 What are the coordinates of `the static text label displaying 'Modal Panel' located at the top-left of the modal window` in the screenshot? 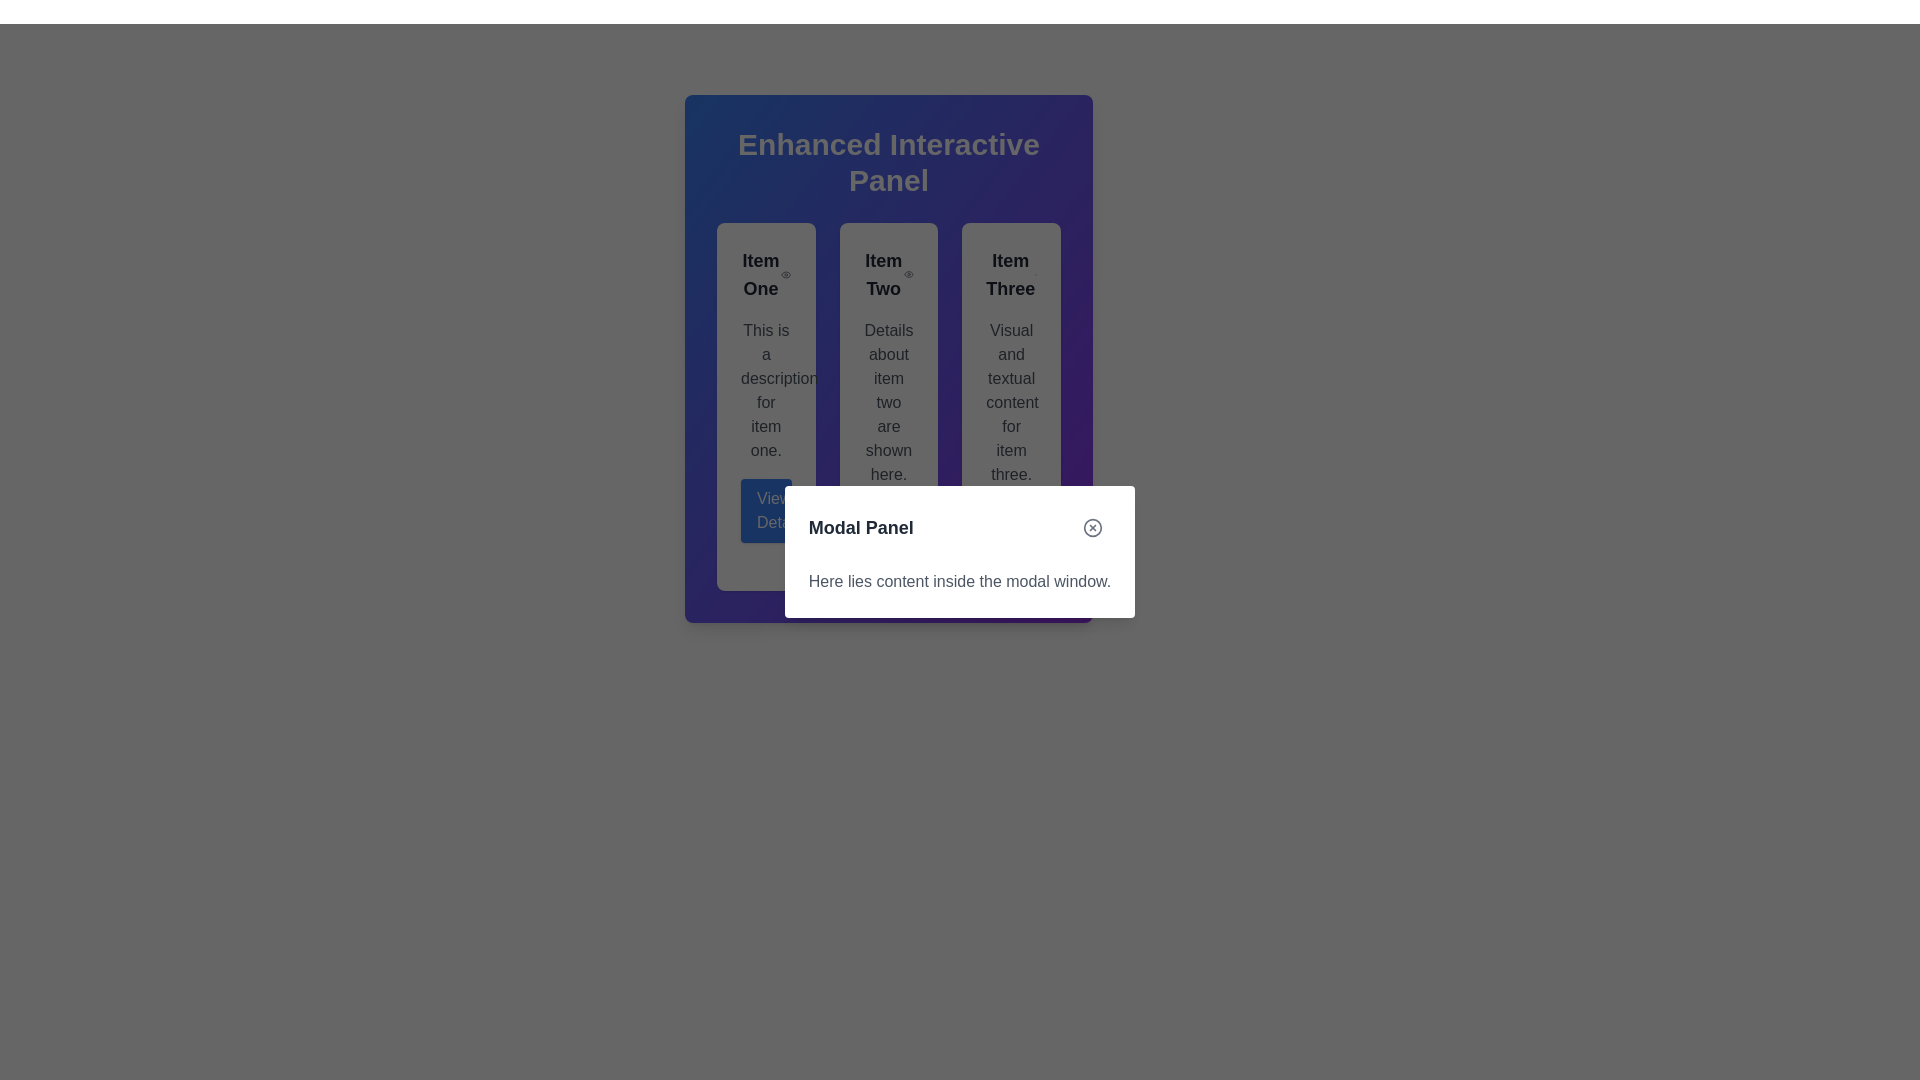 It's located at (861, 527).